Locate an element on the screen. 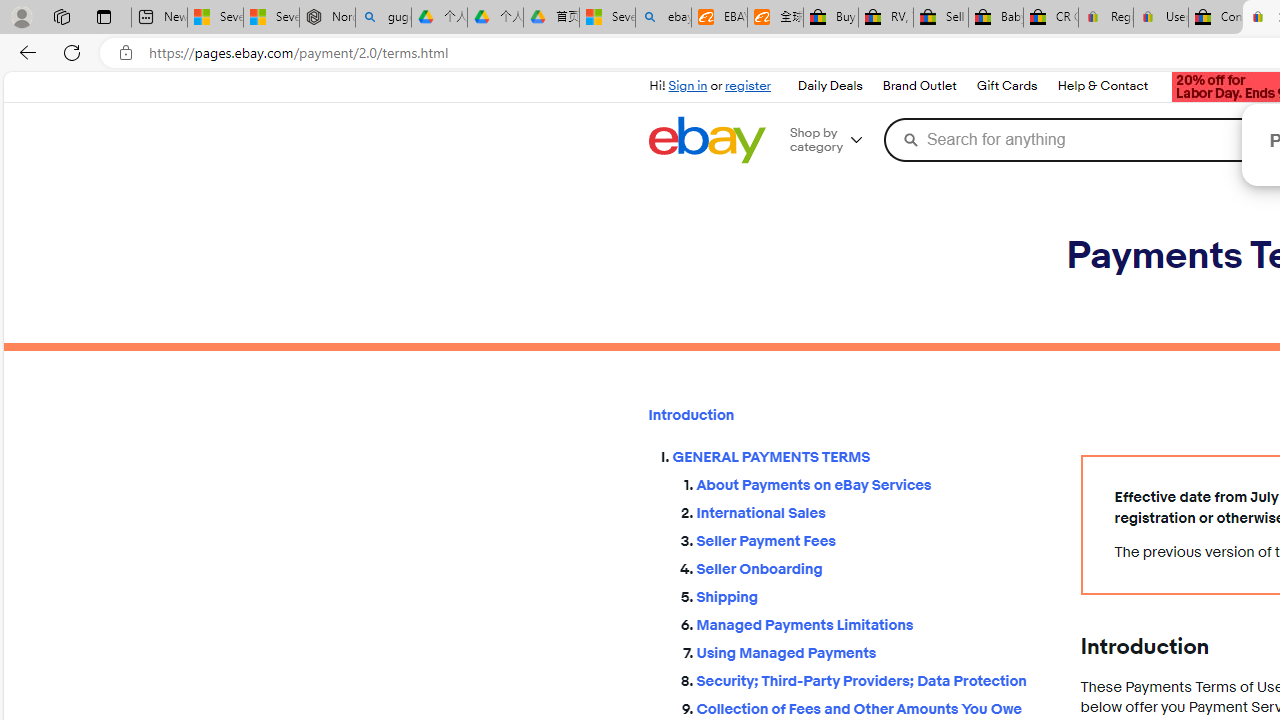 The height and width of the screenshot is (720, 1280). 'Collection of Fees and Other Amounts You Owe' is located at coordinates (872, 704).